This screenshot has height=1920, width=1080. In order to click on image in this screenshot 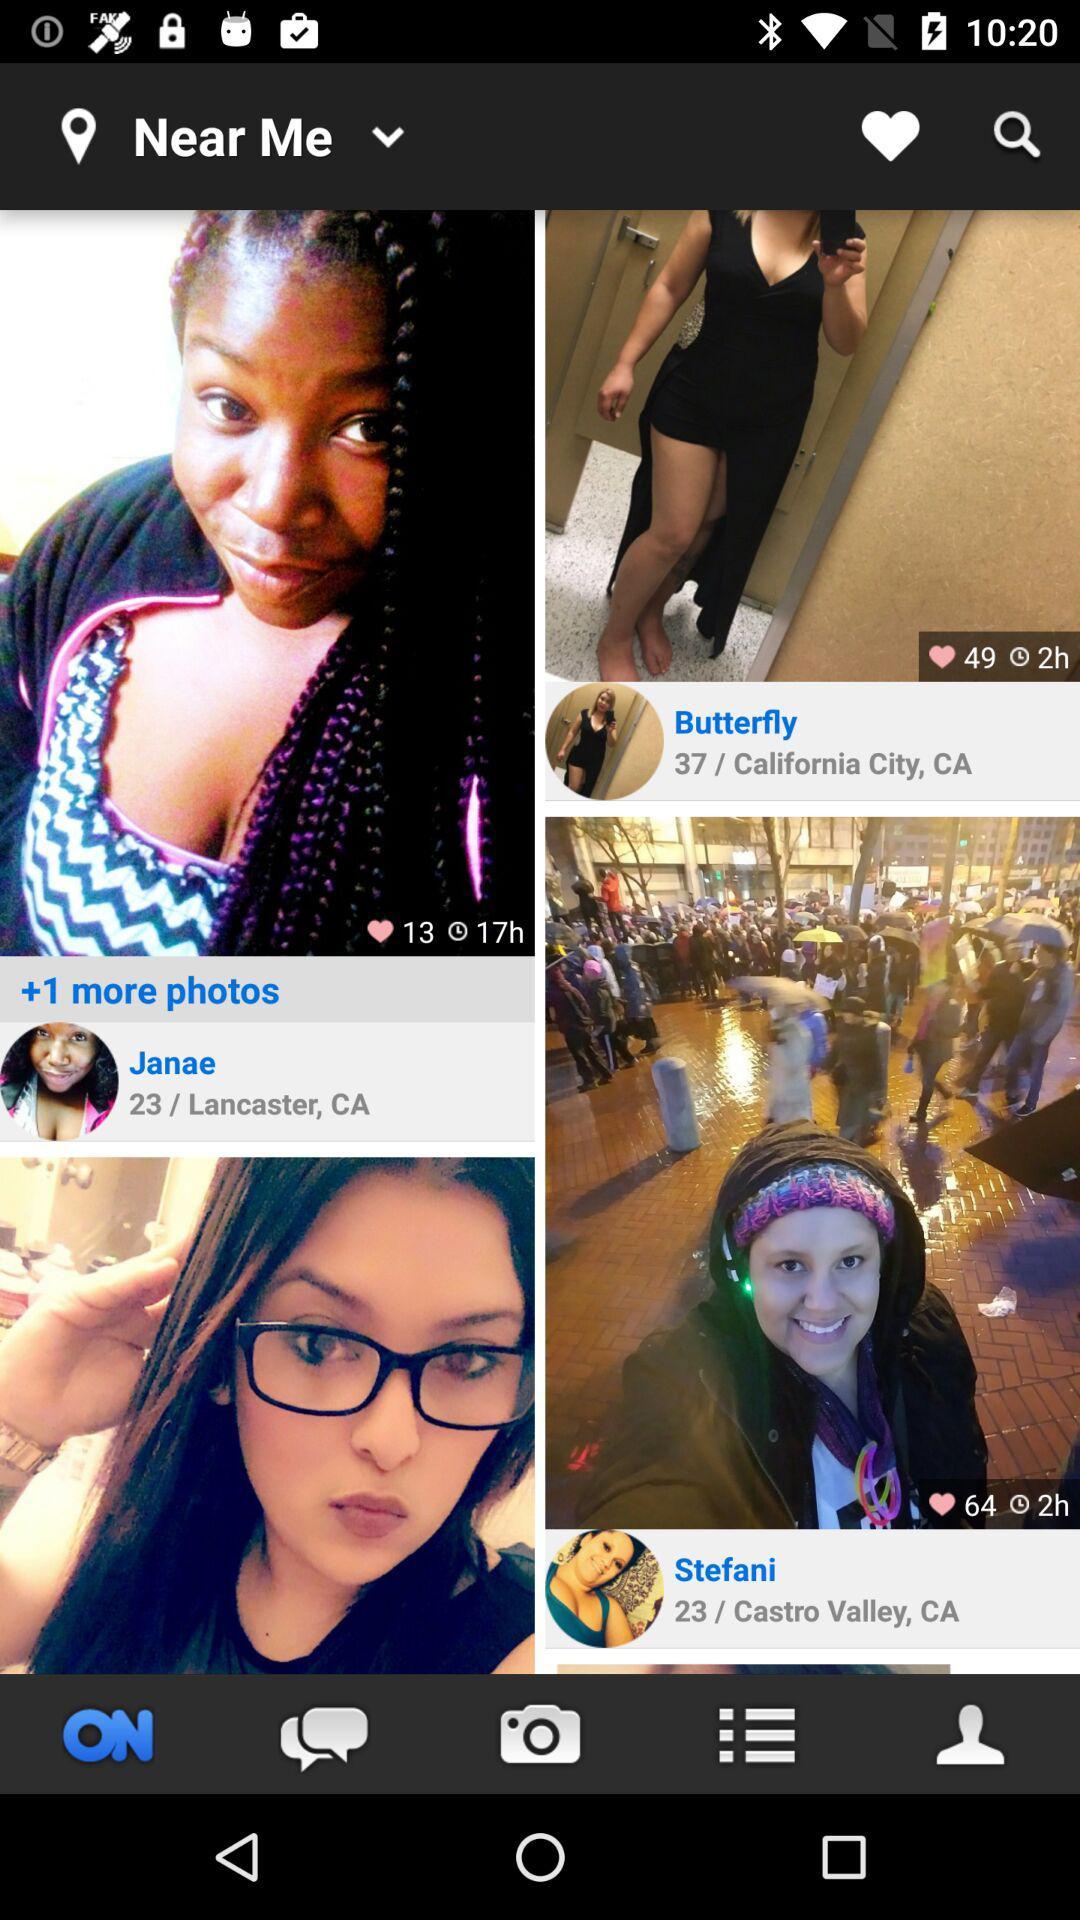, I will do `click(812, 444)`.